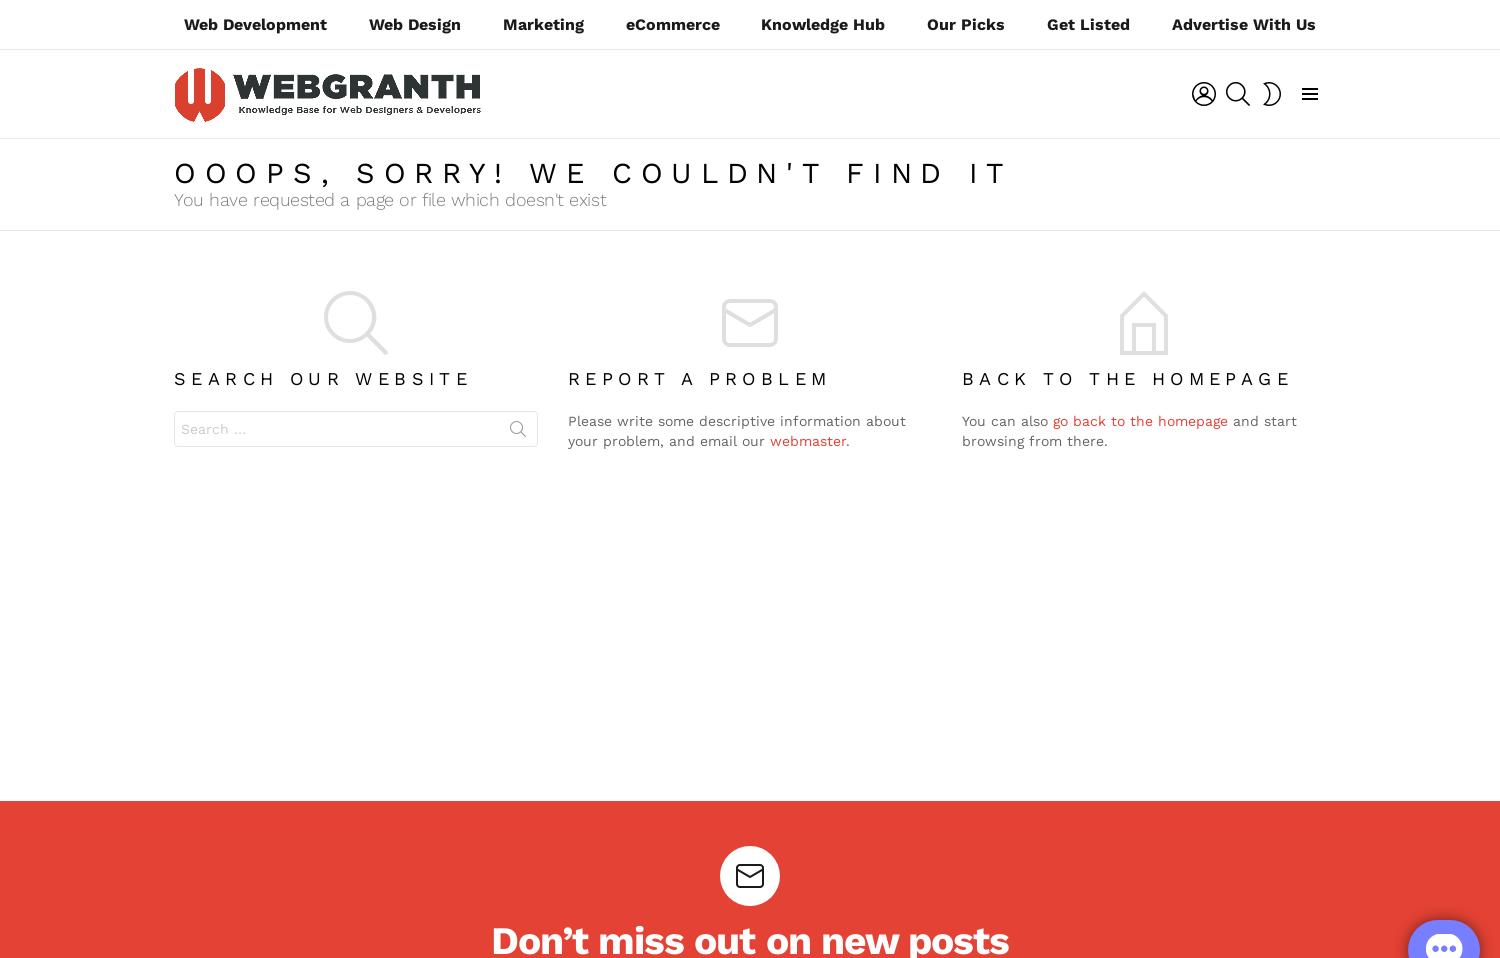 The image size is (1500, 958). I want to click on 'Before You Go…', so click(837, 437).